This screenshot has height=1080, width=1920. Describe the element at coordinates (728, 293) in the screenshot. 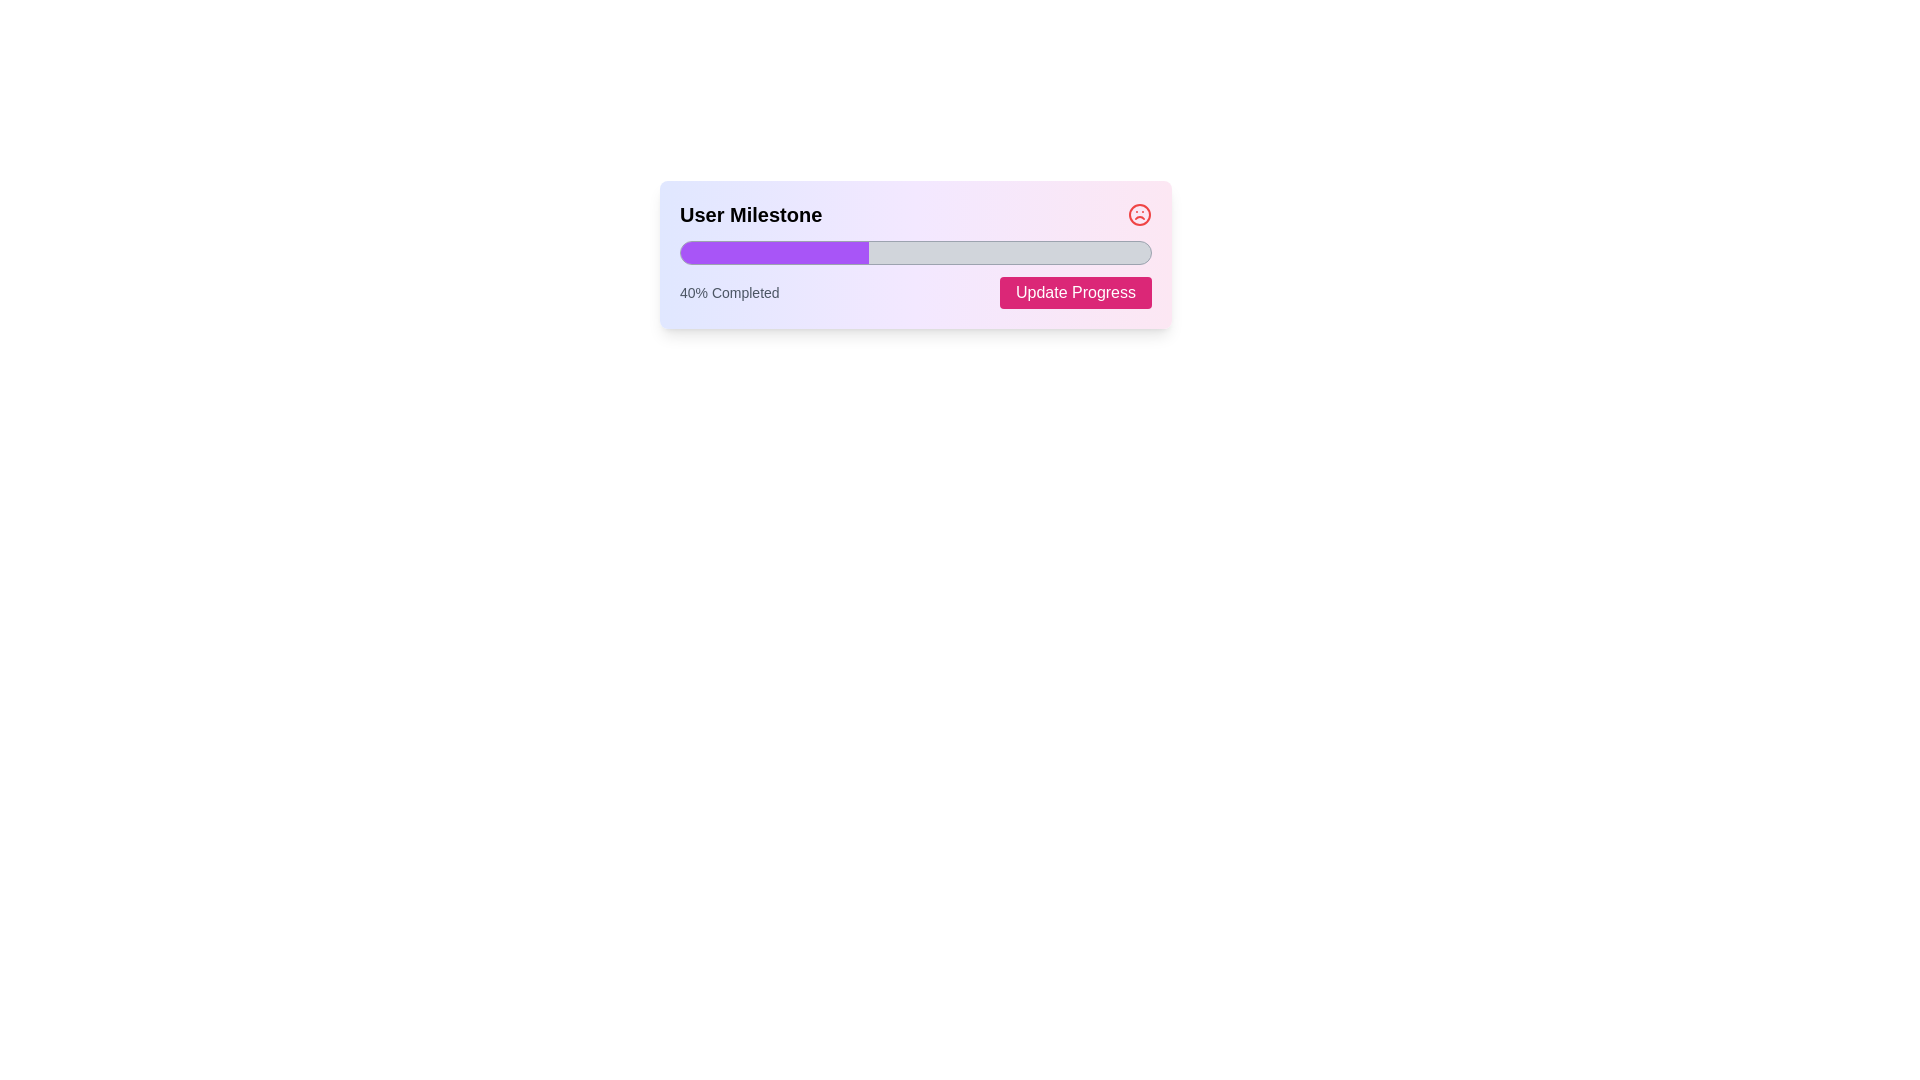

I see `the text label displaying '40% Completed', which is positioned beneath the progress bar and to the left of the 'Update Progress' button` at that location.